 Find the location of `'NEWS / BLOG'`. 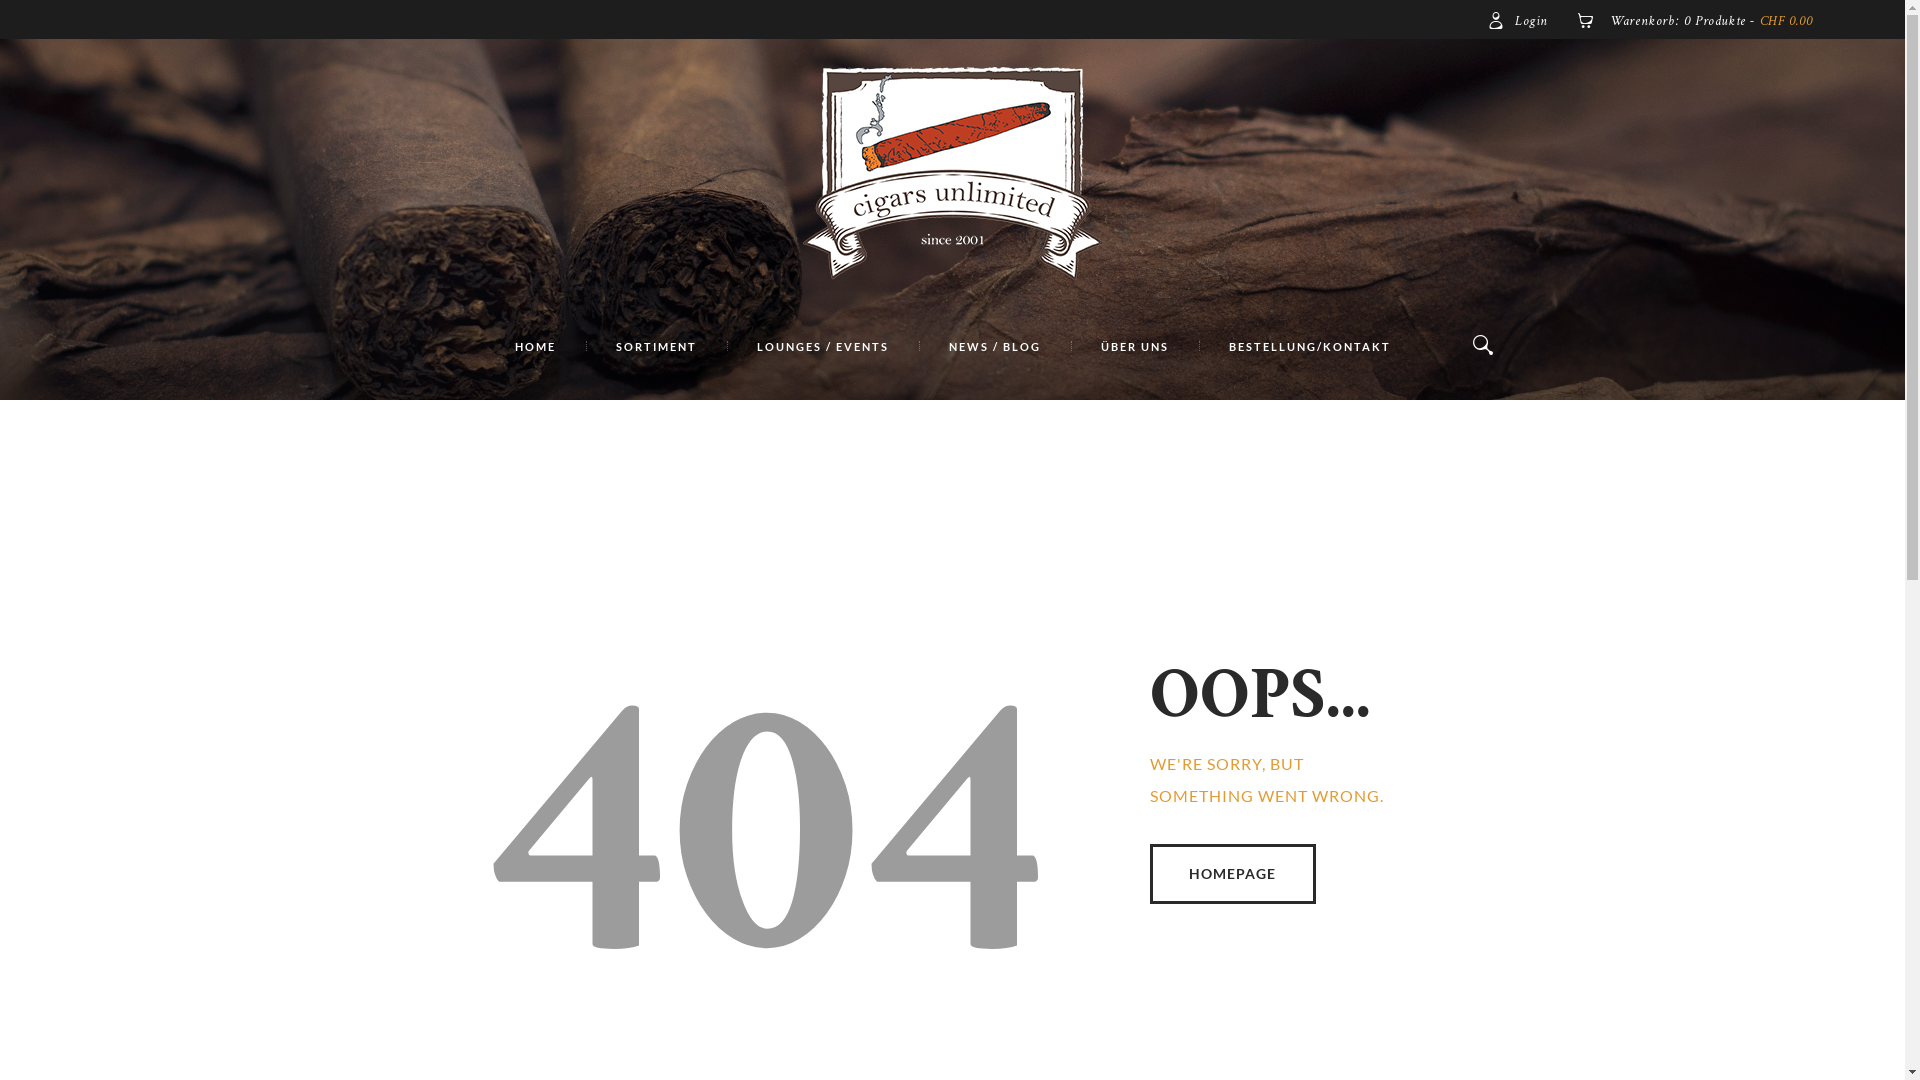

'NEWS / BLOG' is located at coordinates (993, 346).